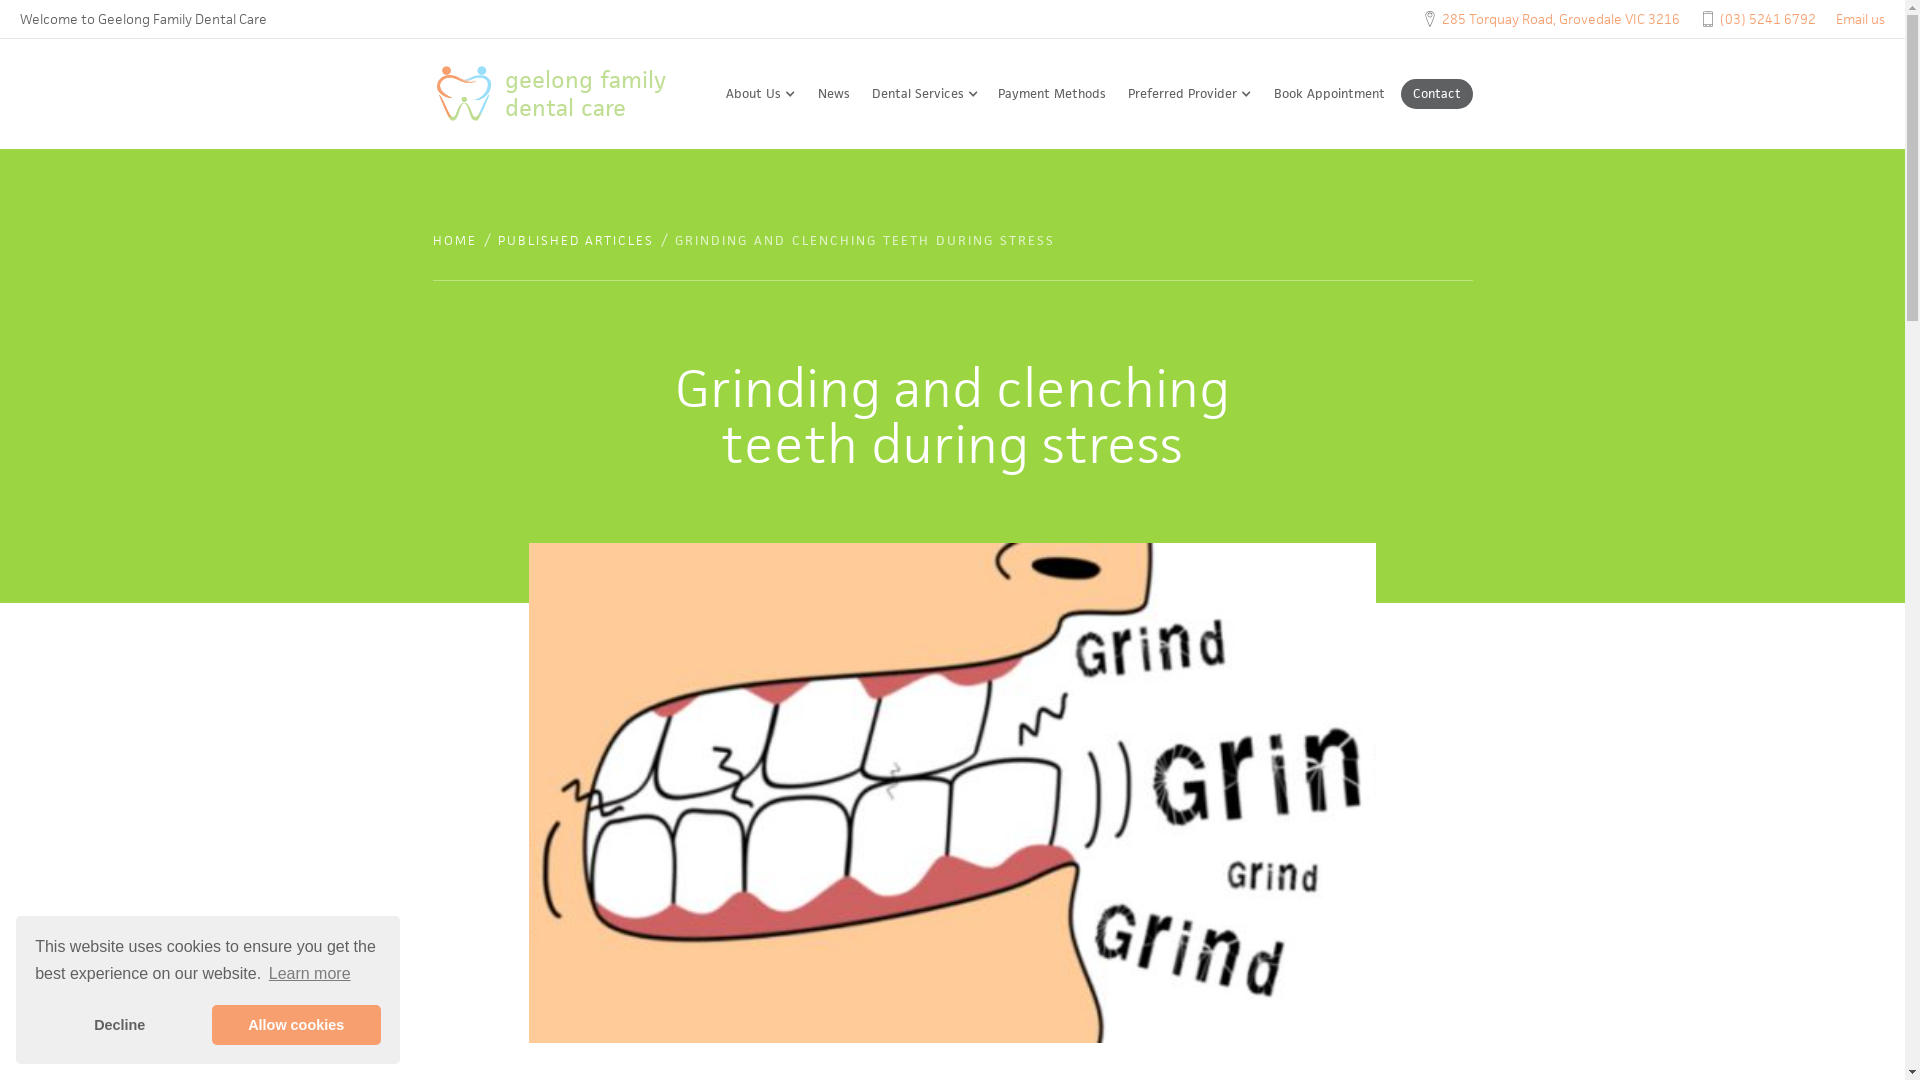 The height and width of the screenshot is (1080, 1920). I want to click on 'geelong family, so click(566, 93).